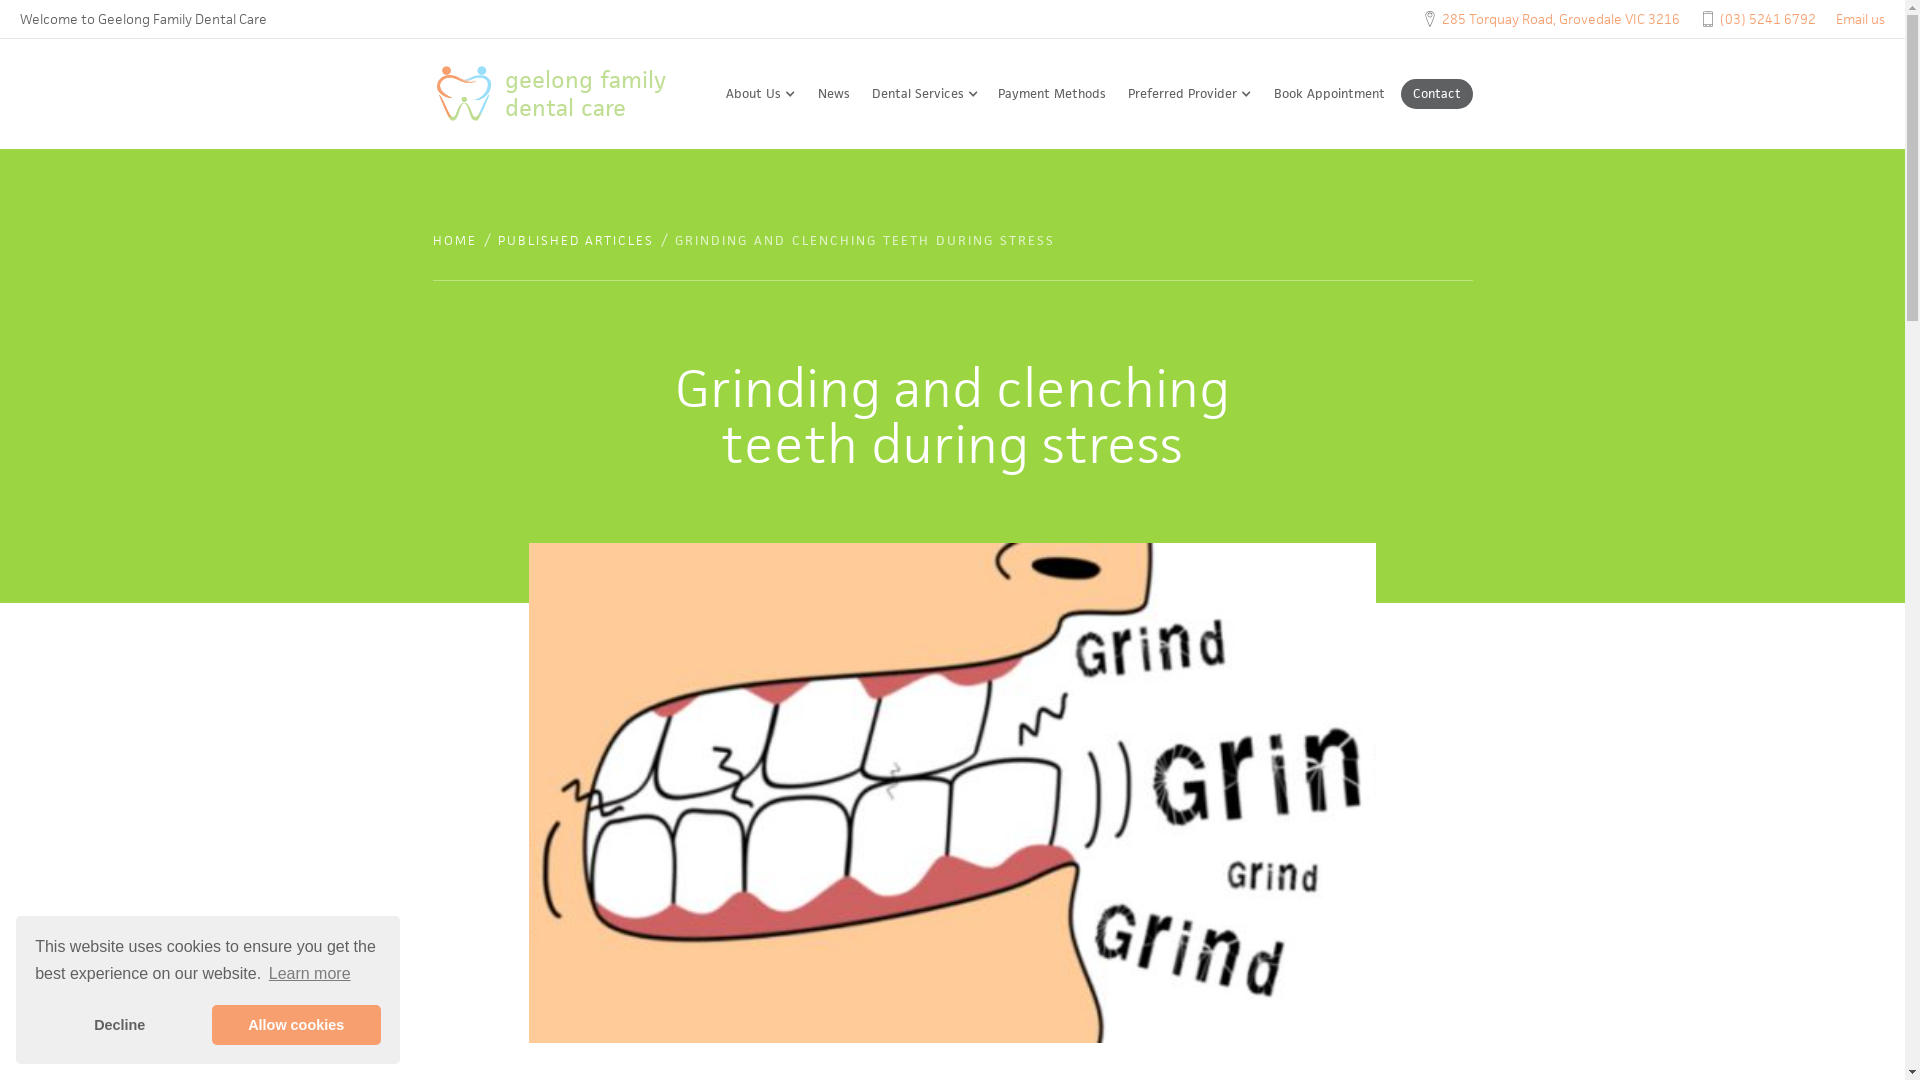 The height and width of the screenshot is (1080, 1920). I want to click on 'geelong family, so click(566, 93).